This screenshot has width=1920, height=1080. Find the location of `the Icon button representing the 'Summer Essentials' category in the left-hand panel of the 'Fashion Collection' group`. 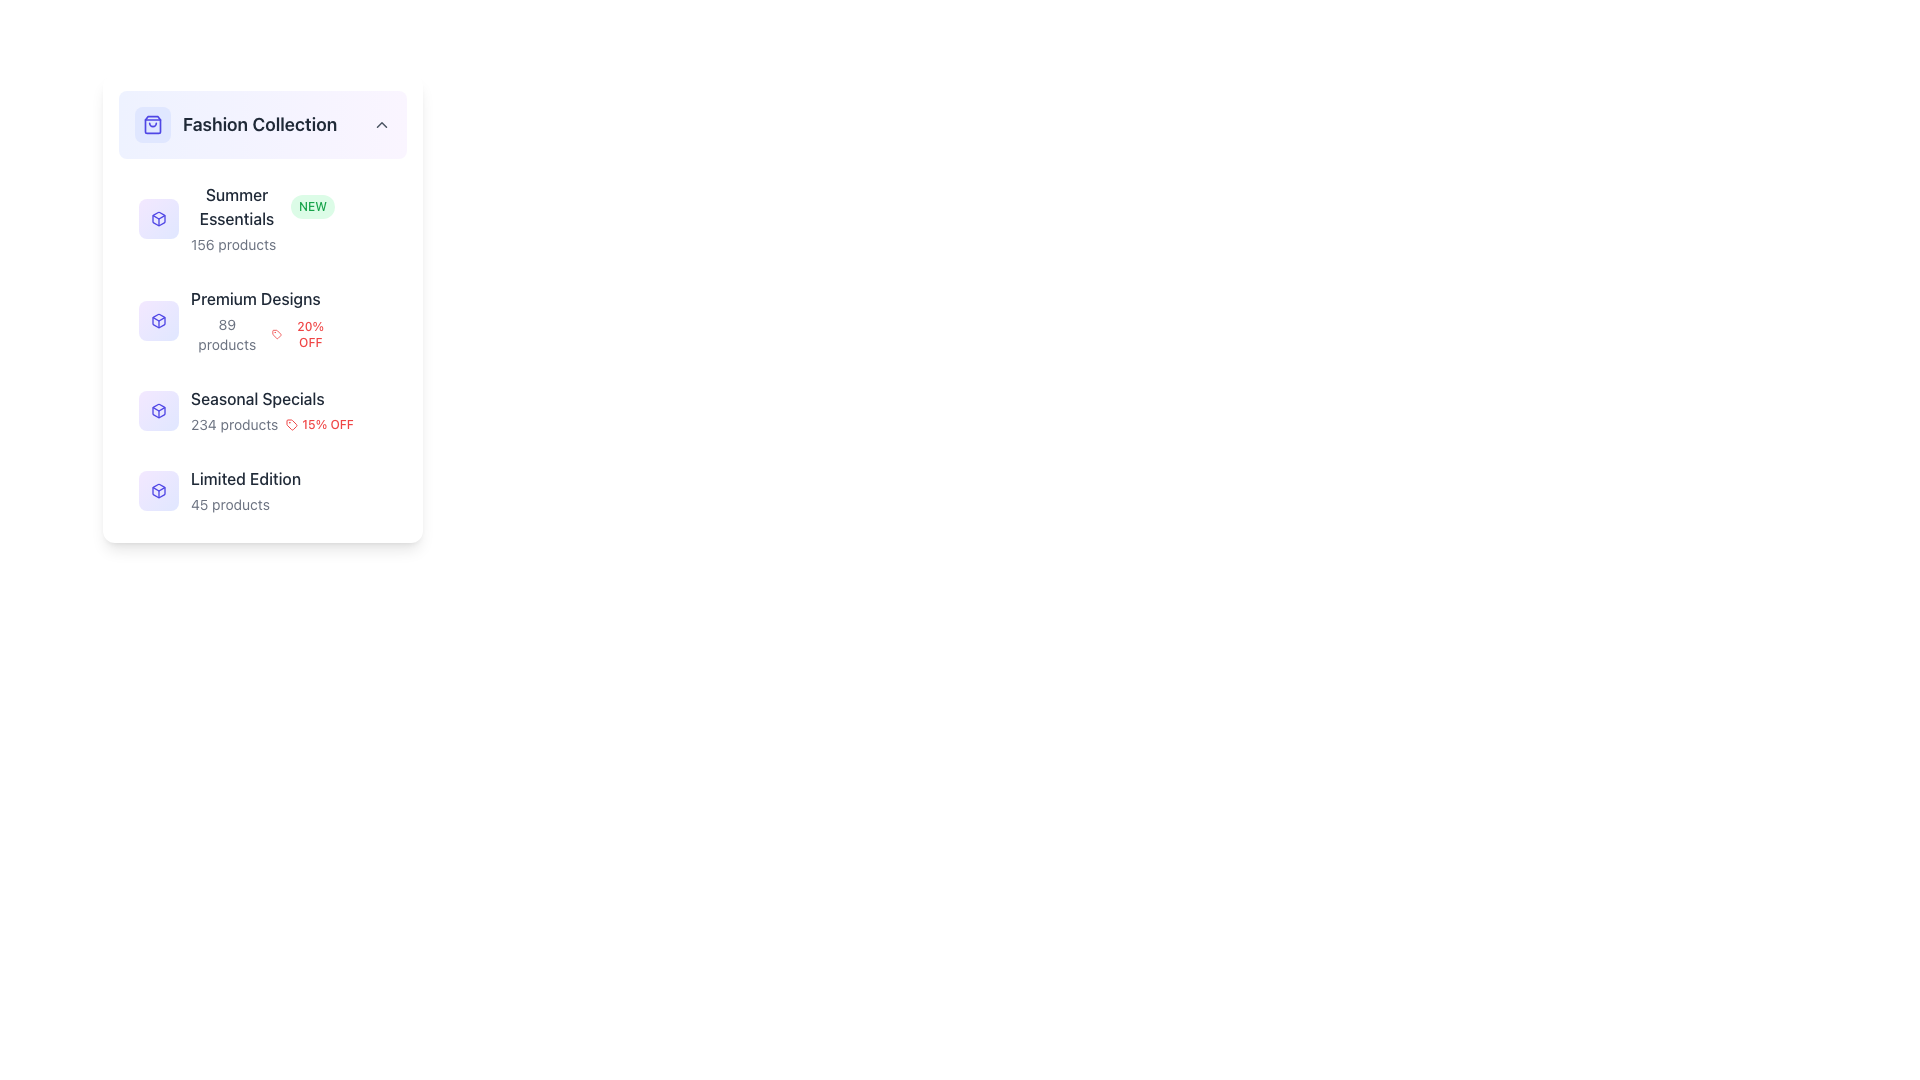

the Icon button representing the 'Summer Essentials' category in the left-hand panel of the 'Fashion Collection' group is located at coordinates (157, 219).